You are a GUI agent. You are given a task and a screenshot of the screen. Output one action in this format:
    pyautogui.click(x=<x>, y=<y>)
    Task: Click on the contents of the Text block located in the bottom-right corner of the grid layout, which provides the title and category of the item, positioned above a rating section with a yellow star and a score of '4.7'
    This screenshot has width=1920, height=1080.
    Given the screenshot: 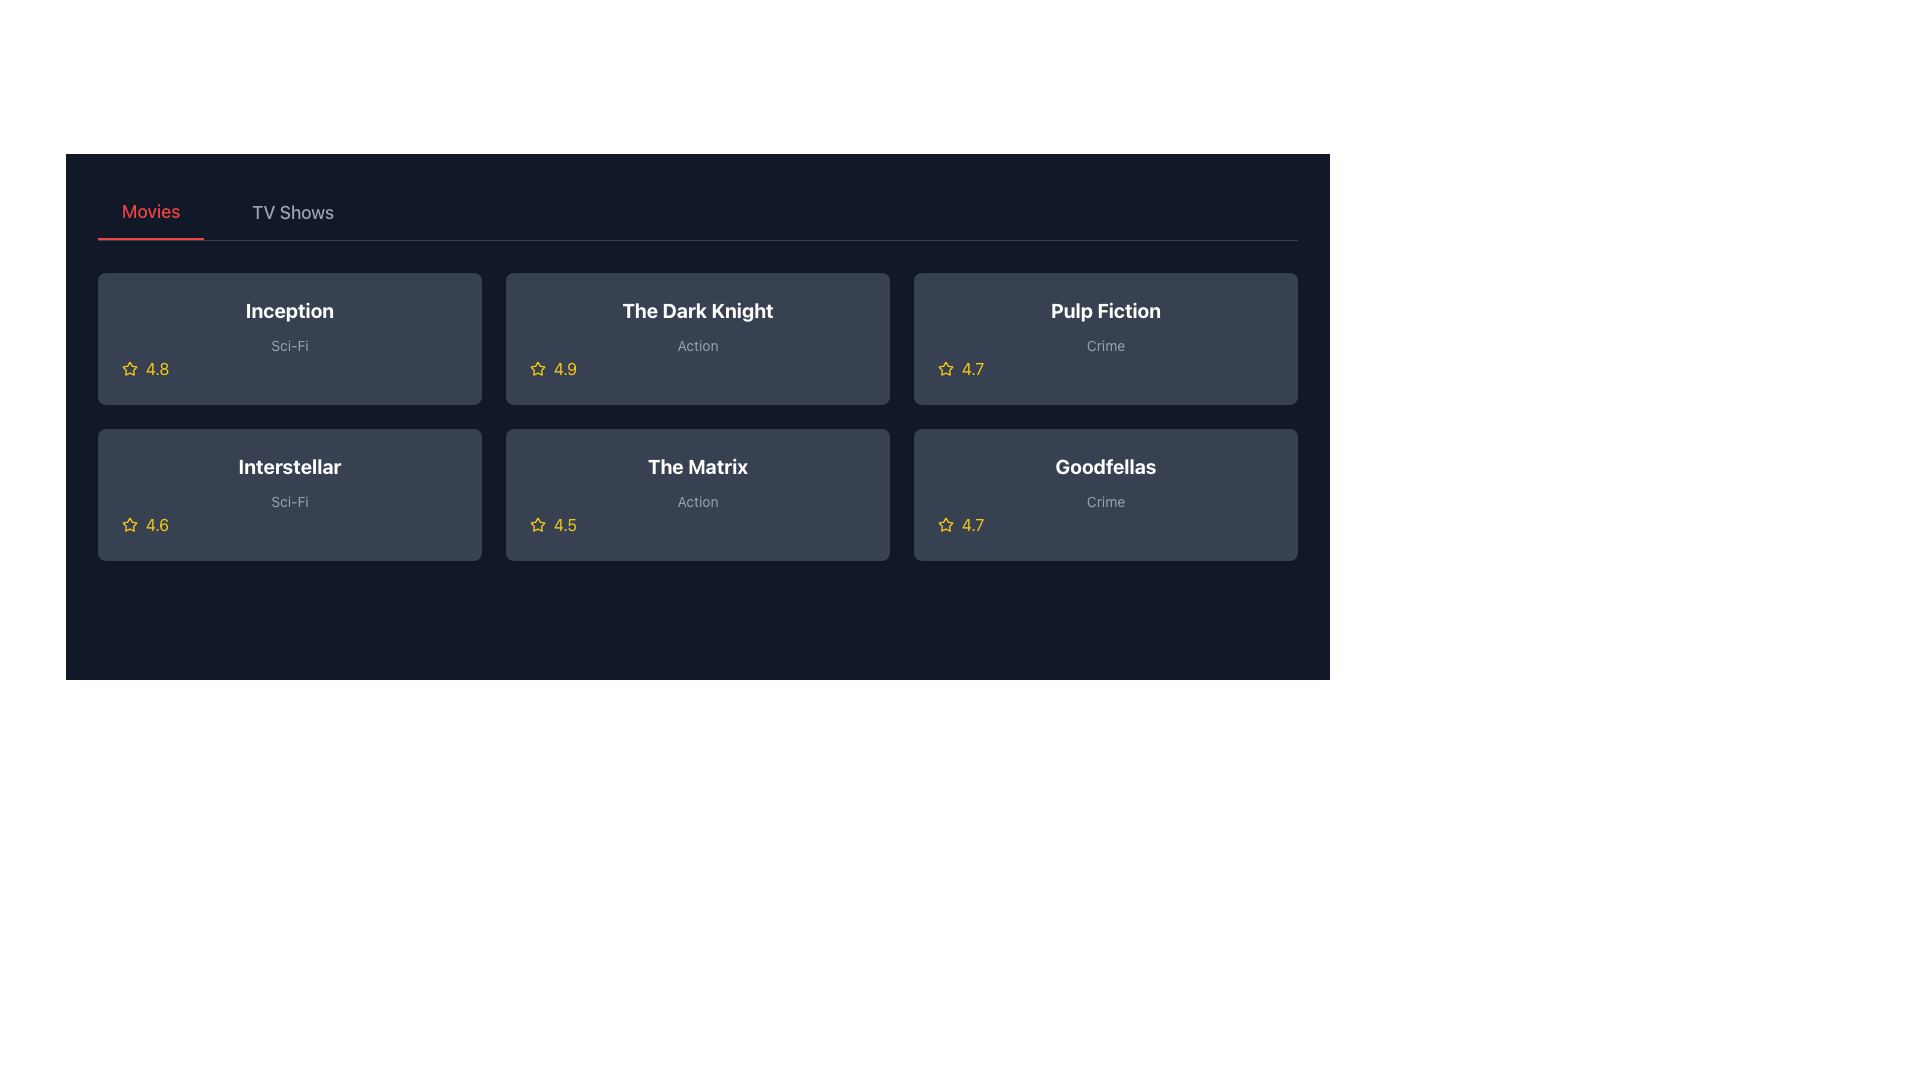 What is the action you would take?
    pyautogui.click(x=1104, y=482)
    